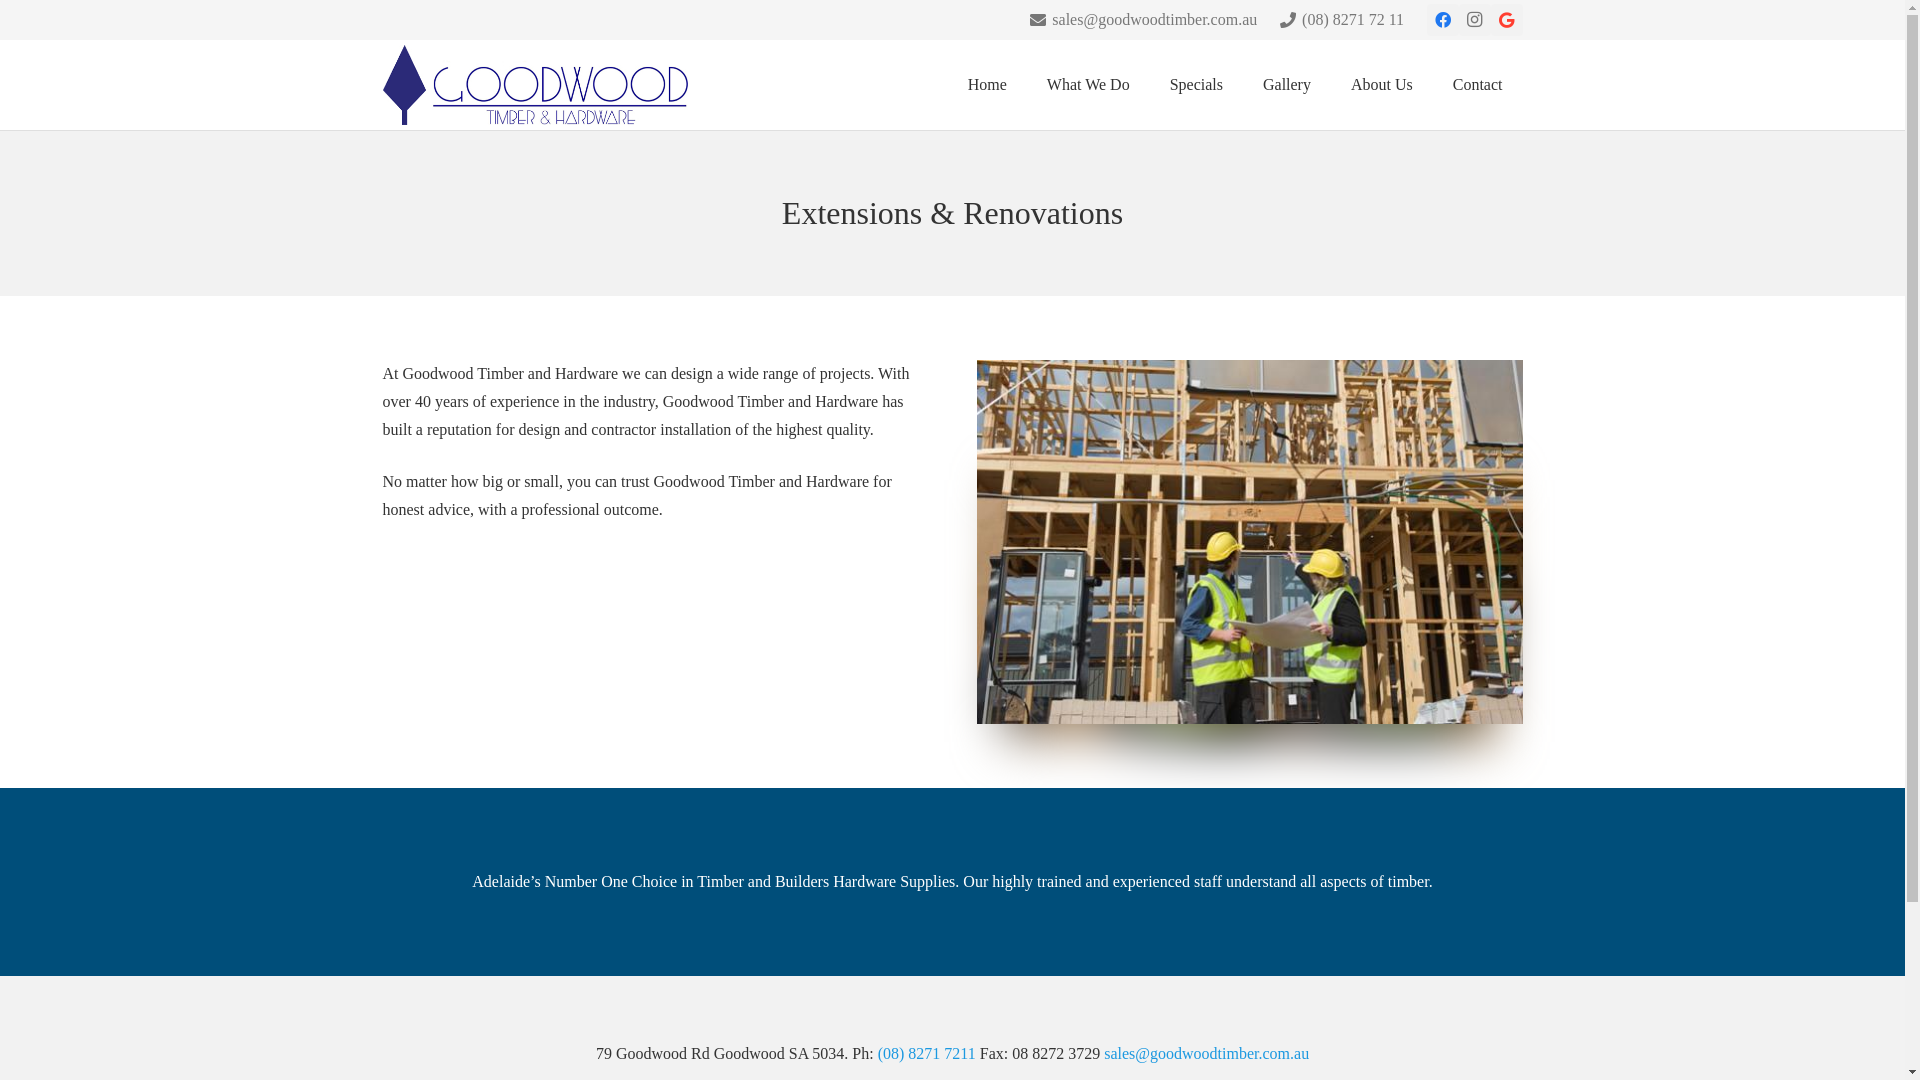 The height and width of the screenshot is (1080, 1920). What do you see at coordinates (1205, 1052) in the screenshot?
I see `'sales@goodwoodtimber.com.au'` at bounding box center [1205, 1052].